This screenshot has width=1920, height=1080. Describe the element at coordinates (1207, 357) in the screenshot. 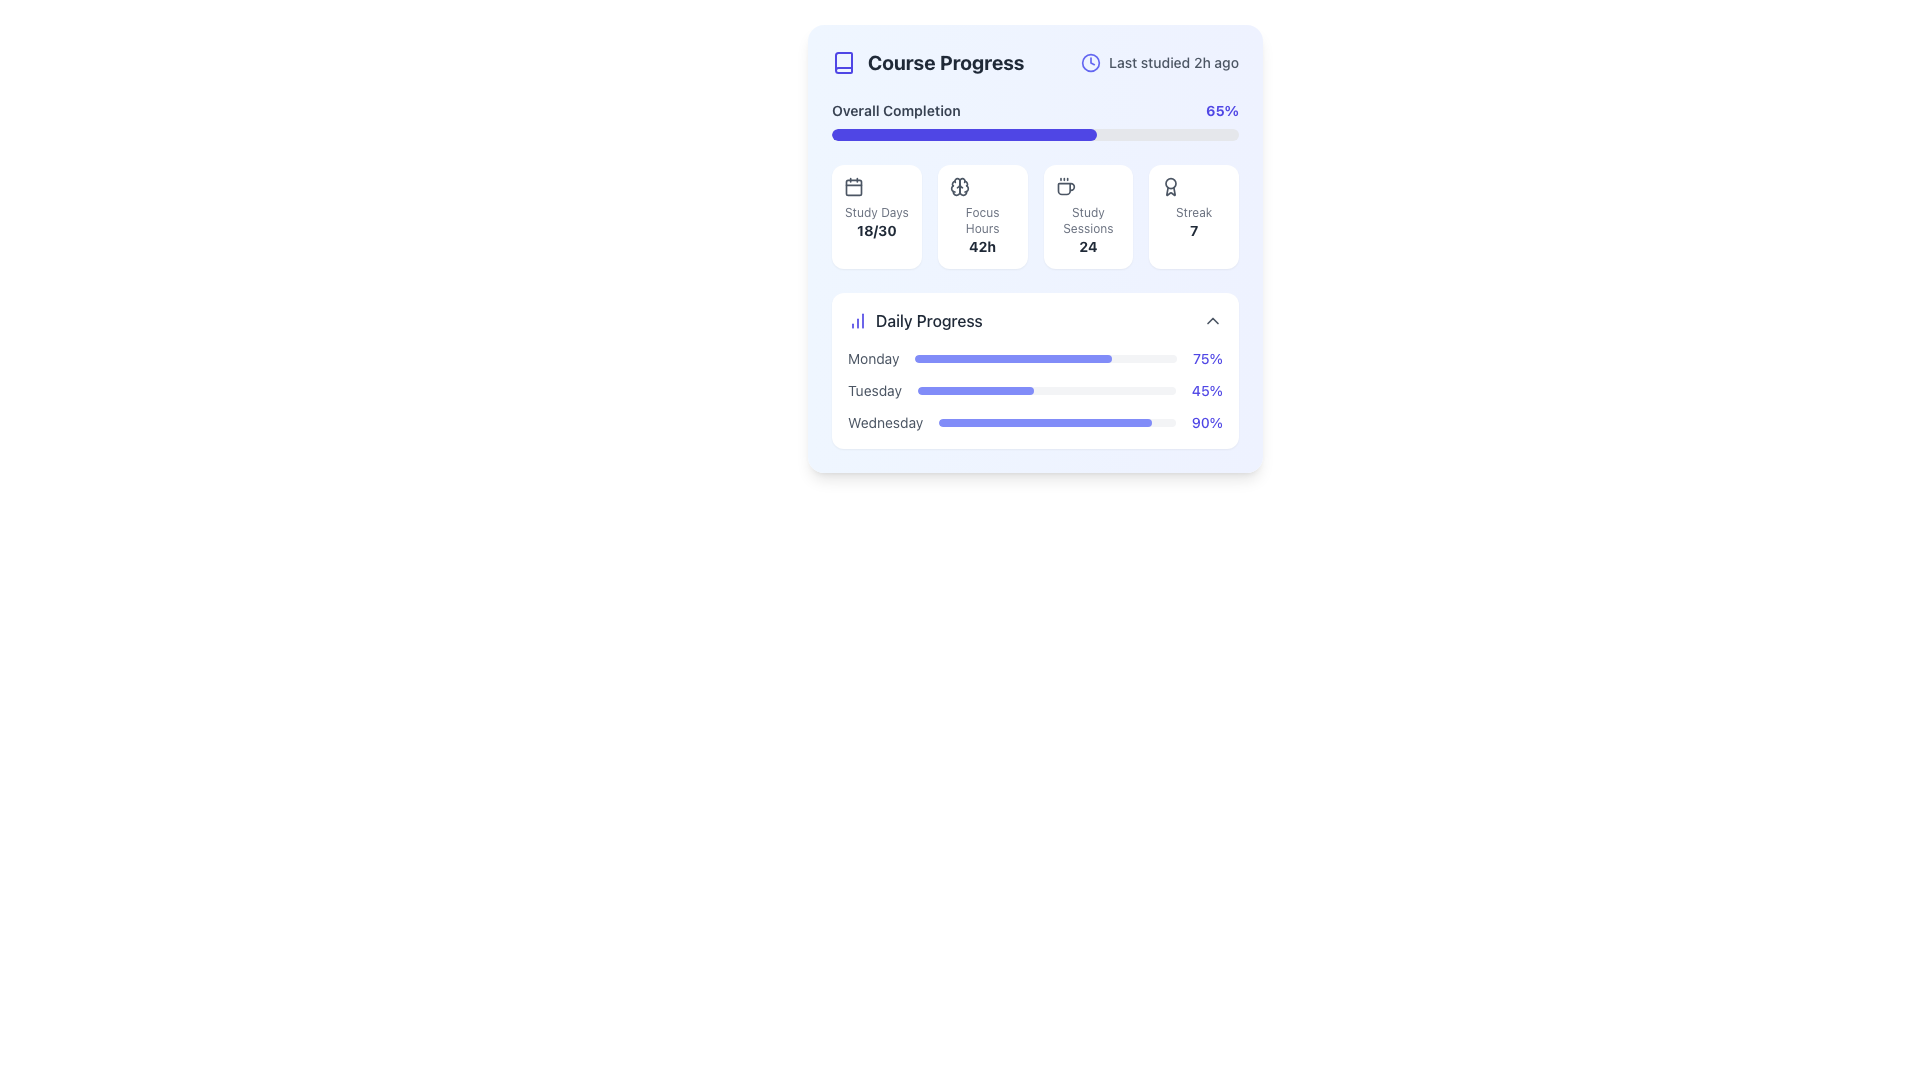

I see `the text label displaying '75%' which is styled in indigo color and located at the end of the progress bar for 'Monday' in the 'Daily Progress' section` at that location.